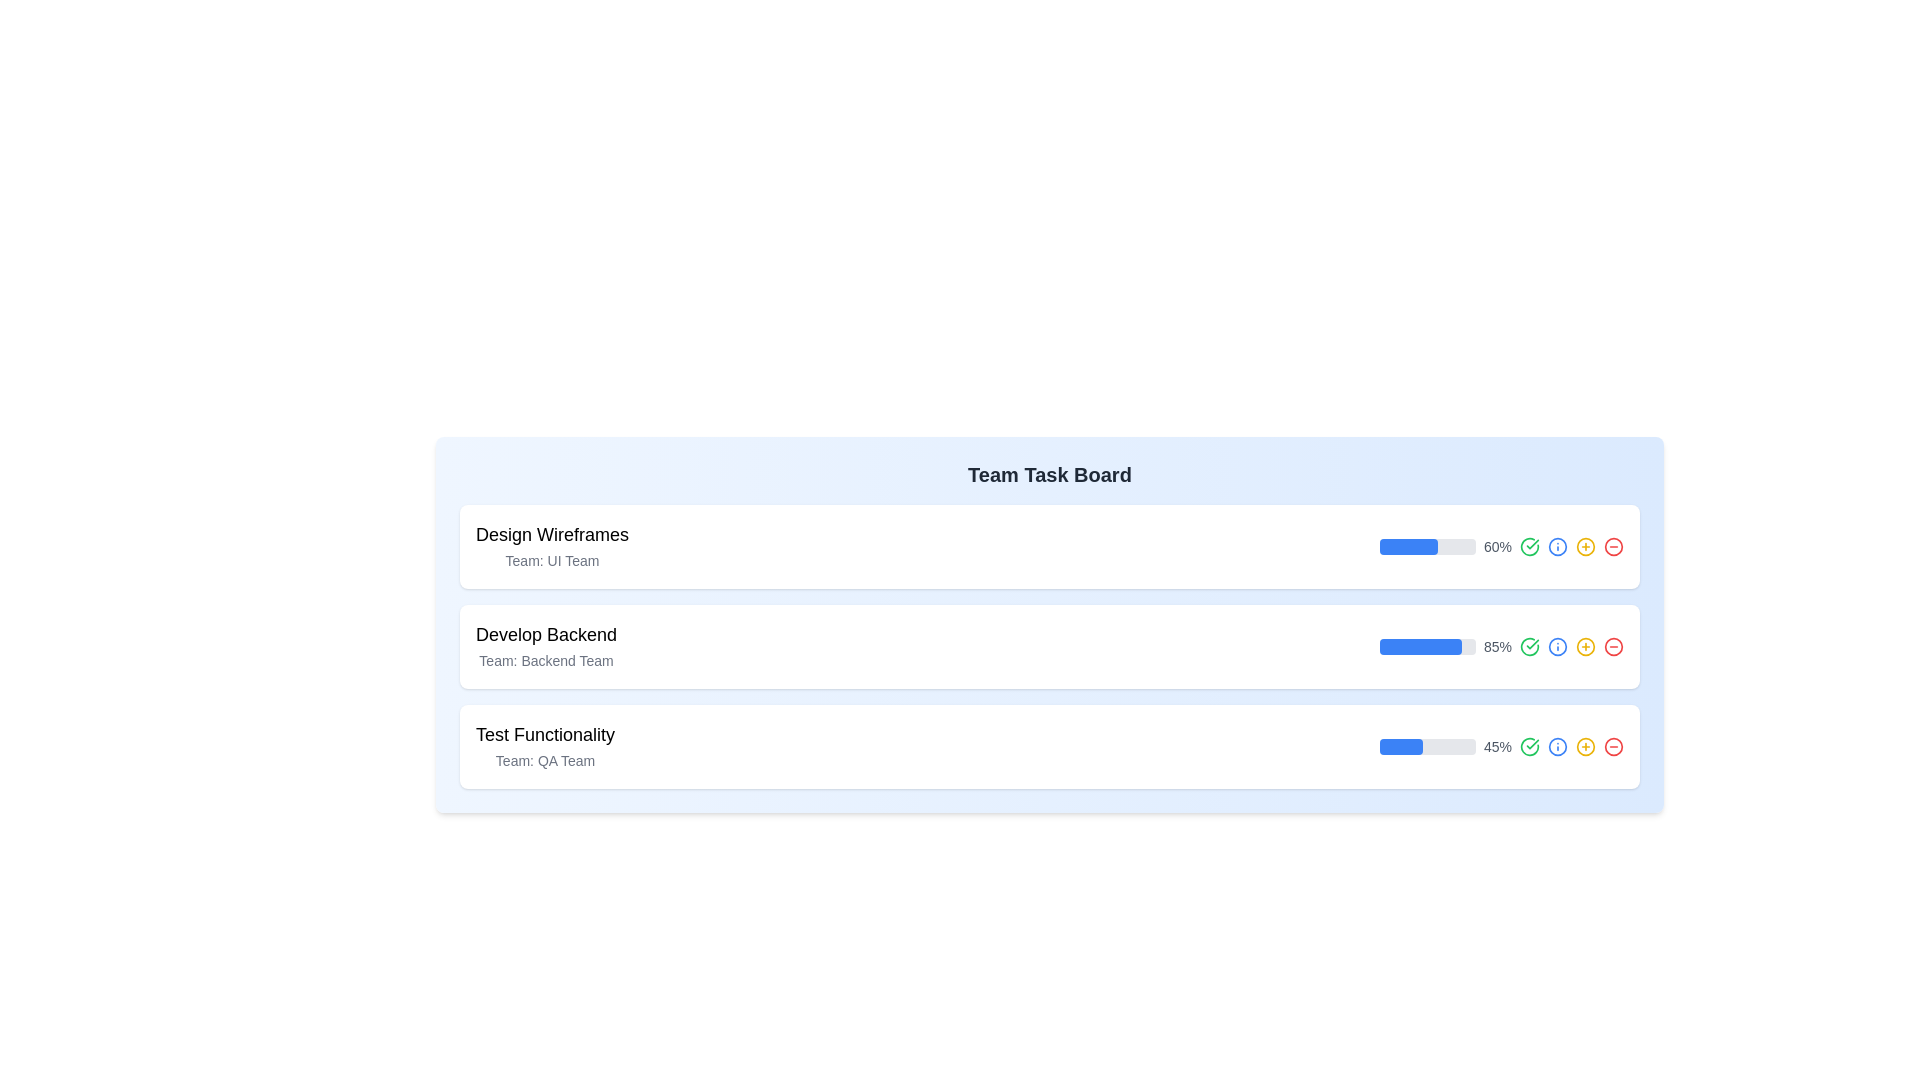 Image resolution: width=1920 pixels, height=1080 pixels. Describe the element at coordinates (1497, 547) in the screenshot. I see `the text label displaying '60%' which indicates the progress of the task 'Design Wireframes, Team: UI Team' in the first task card` at that location.